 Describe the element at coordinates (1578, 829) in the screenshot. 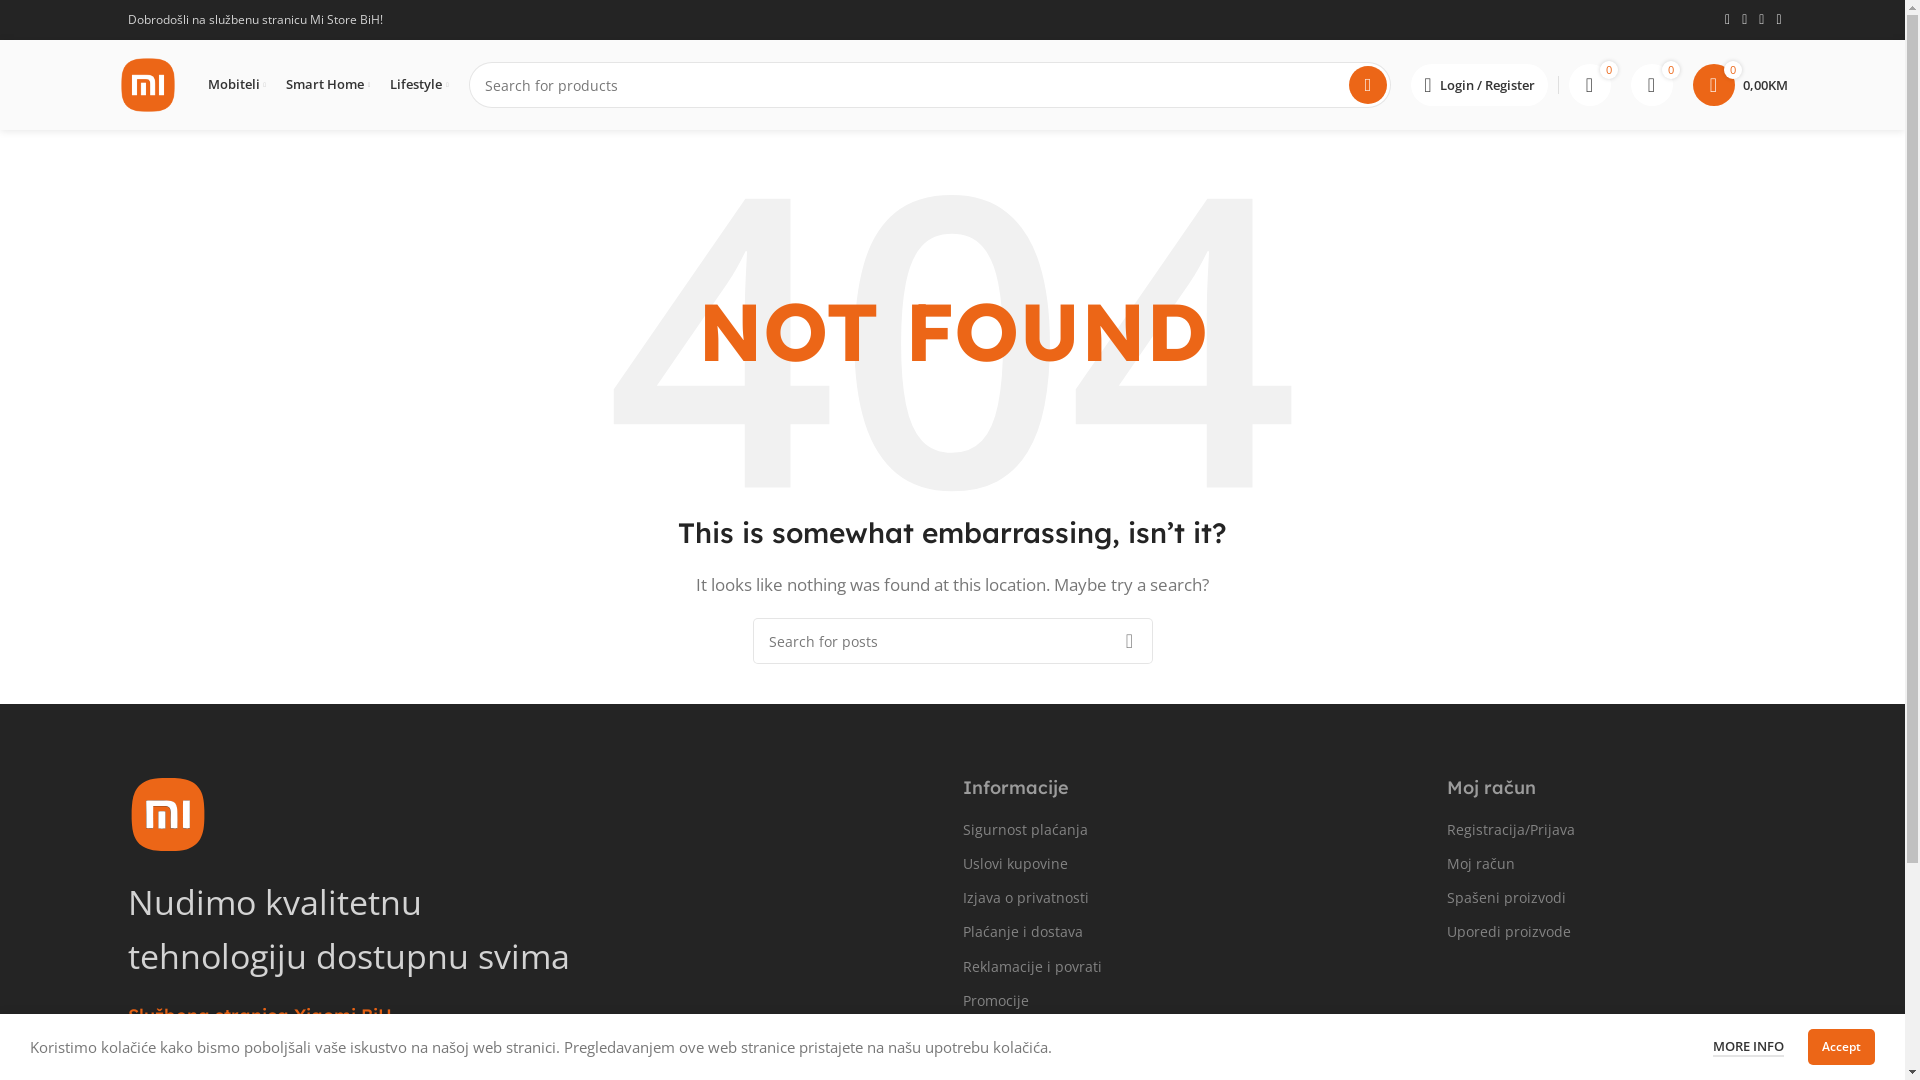

I see `'Registracija/Prijava'` at that location.